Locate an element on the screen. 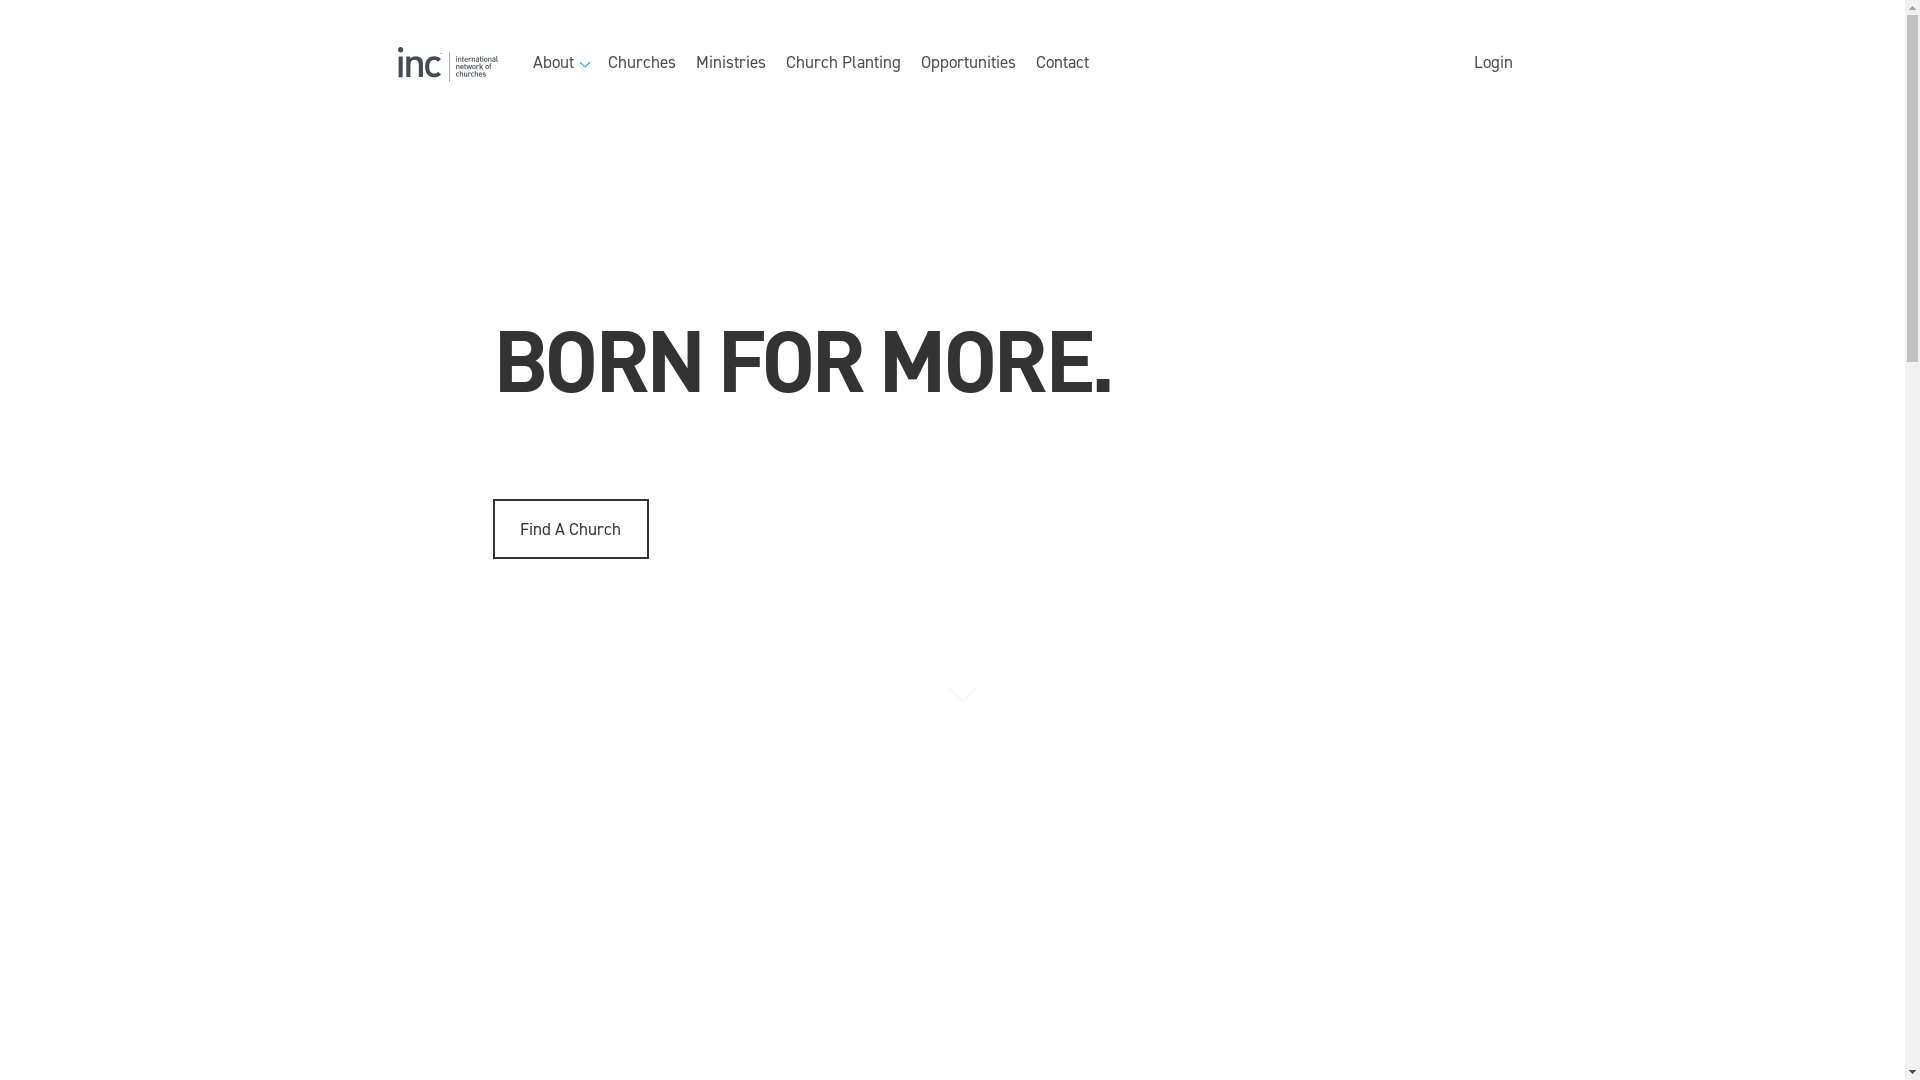  'Churches' is located at coordinates (642, 63).